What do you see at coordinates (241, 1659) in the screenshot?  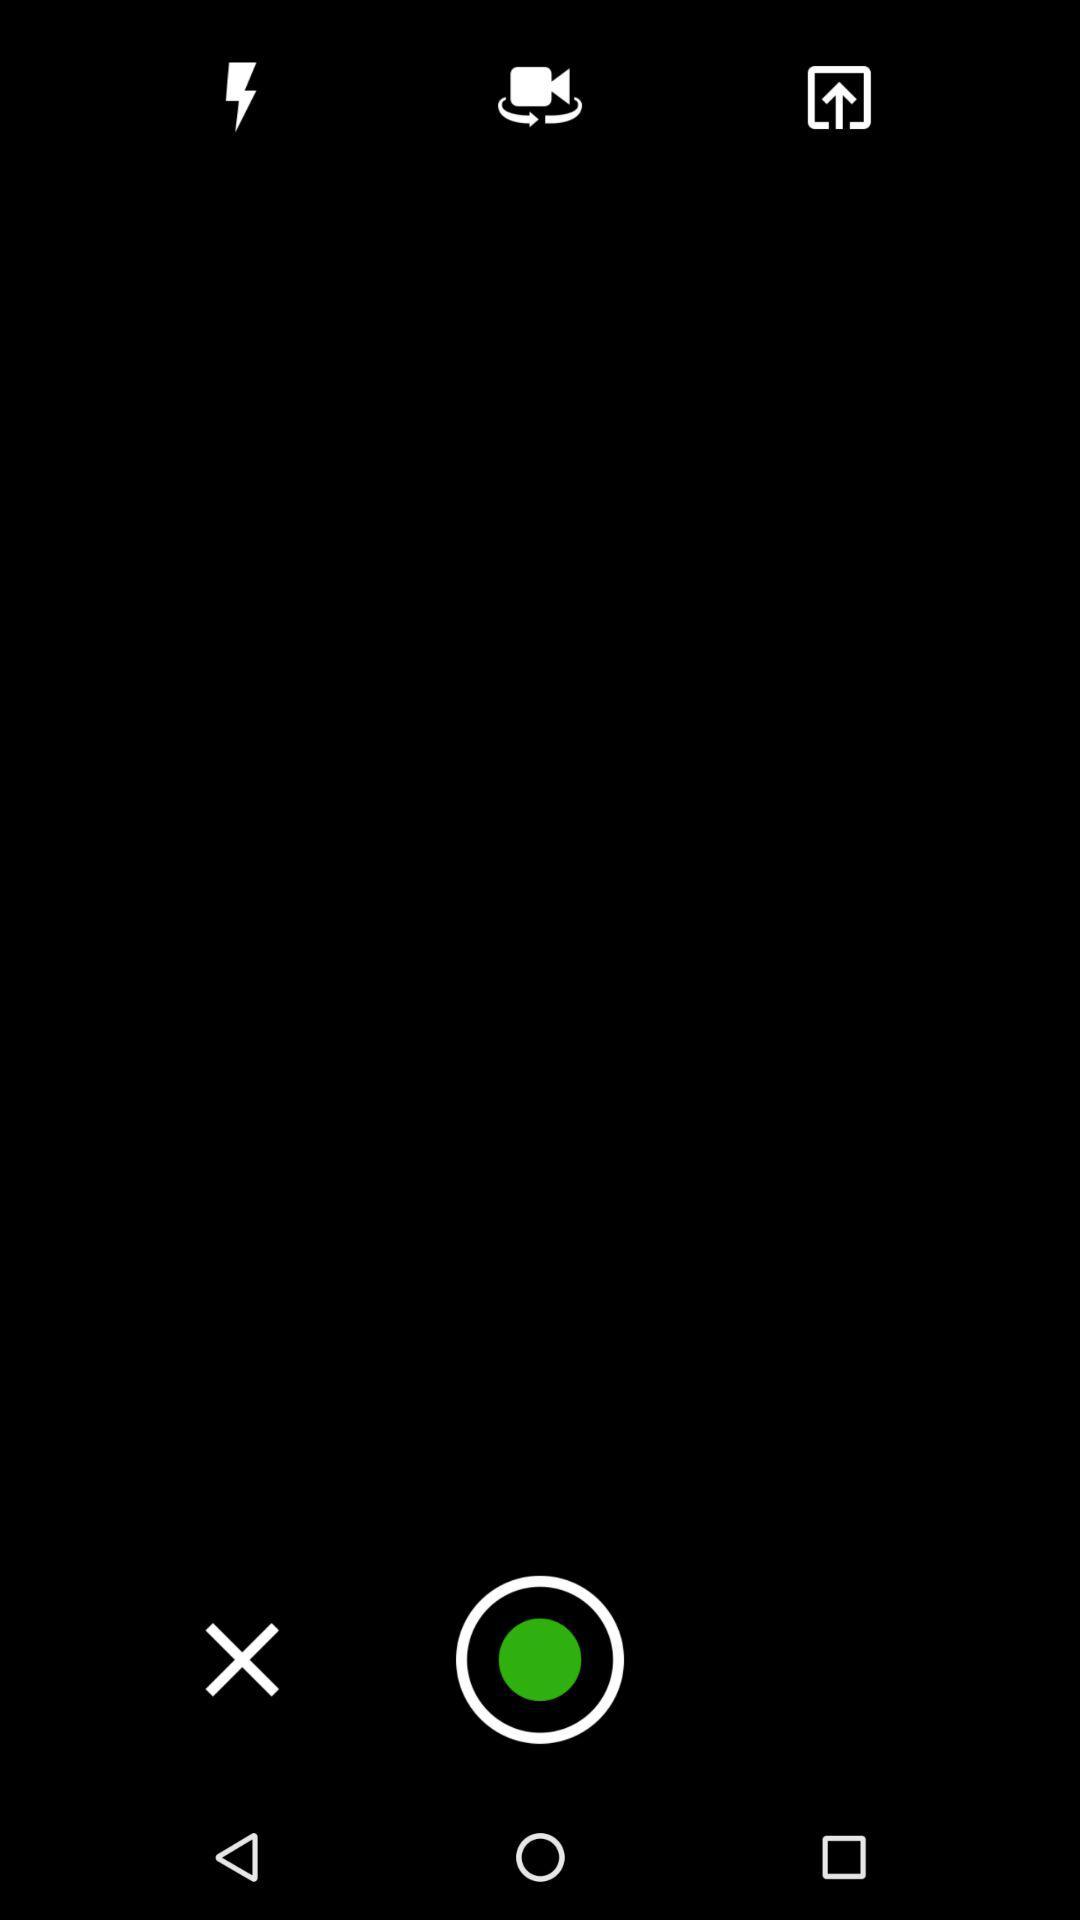 I see `the close icon` at bounding box center [241, 1659].